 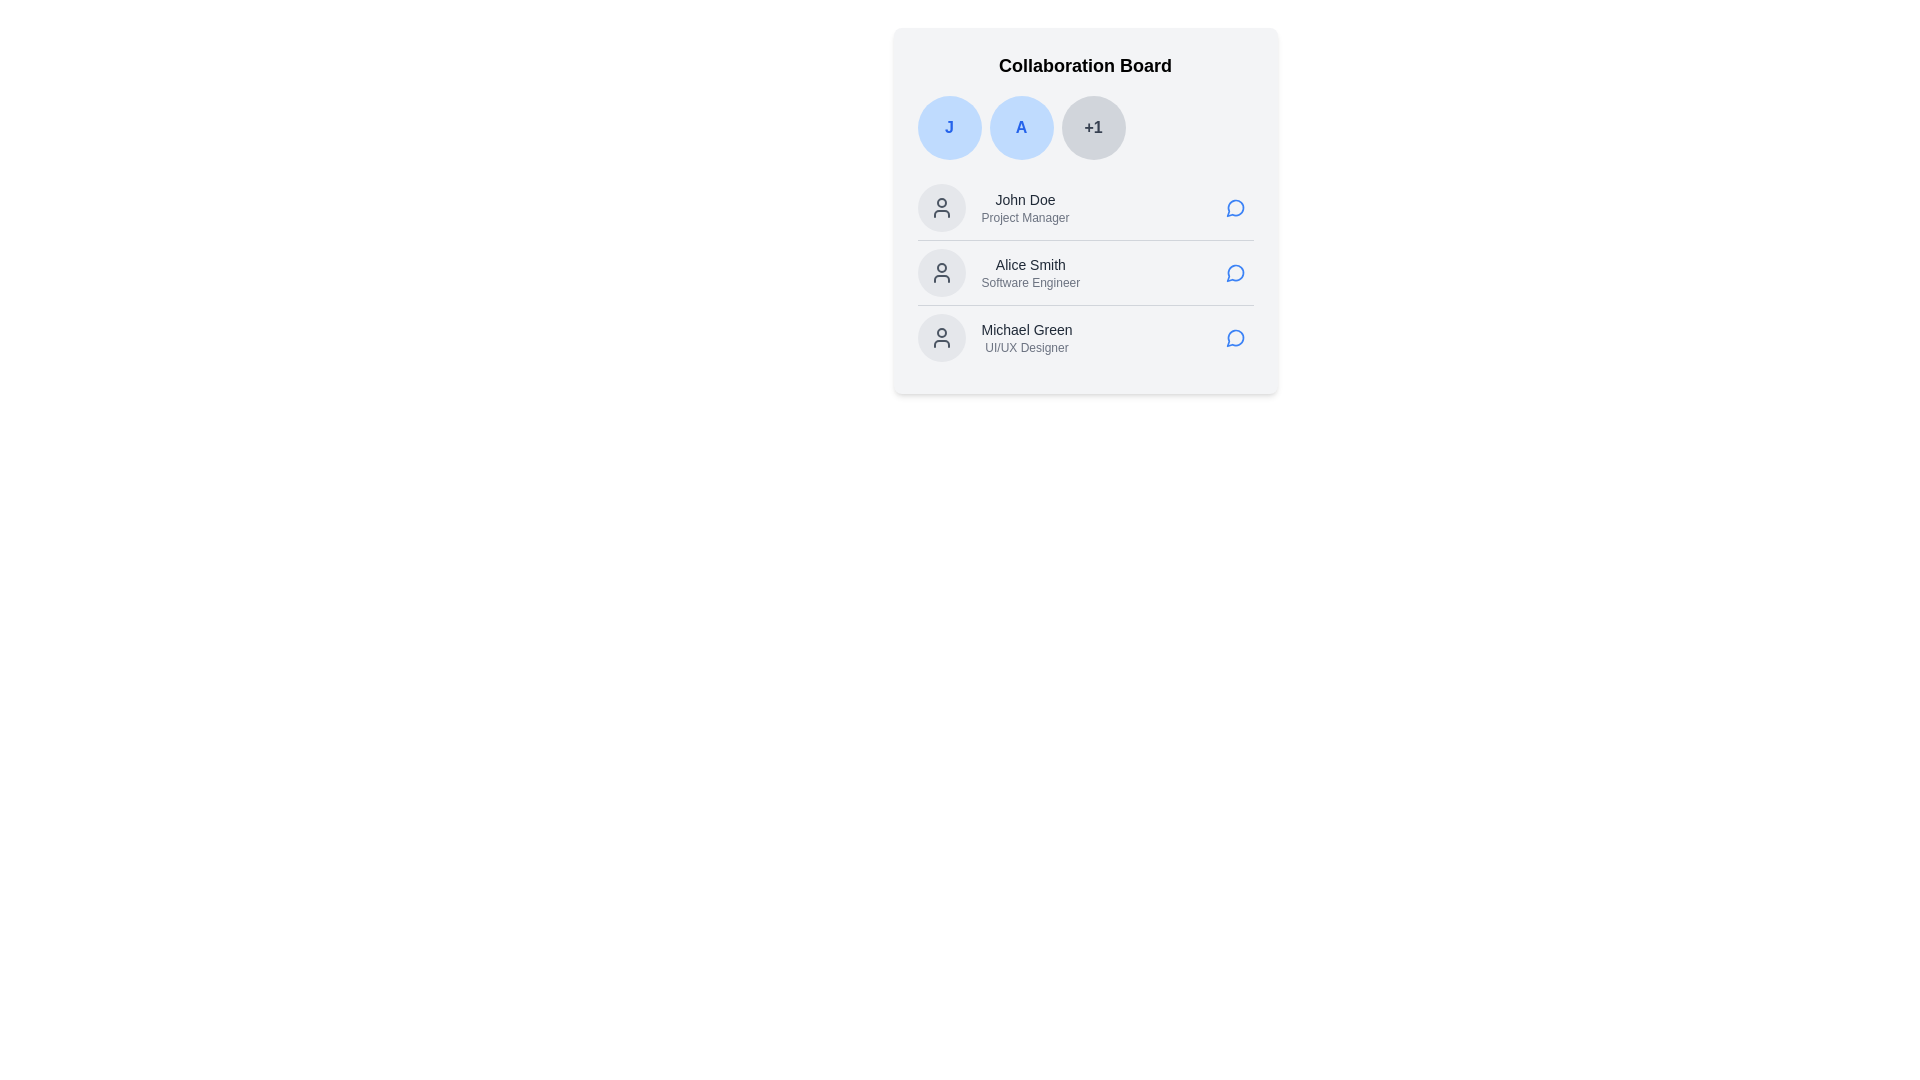 I want to click on the first user icon representing 'John Doe' in the 'Collaboration Board' panel, so click(x=940, y=208).